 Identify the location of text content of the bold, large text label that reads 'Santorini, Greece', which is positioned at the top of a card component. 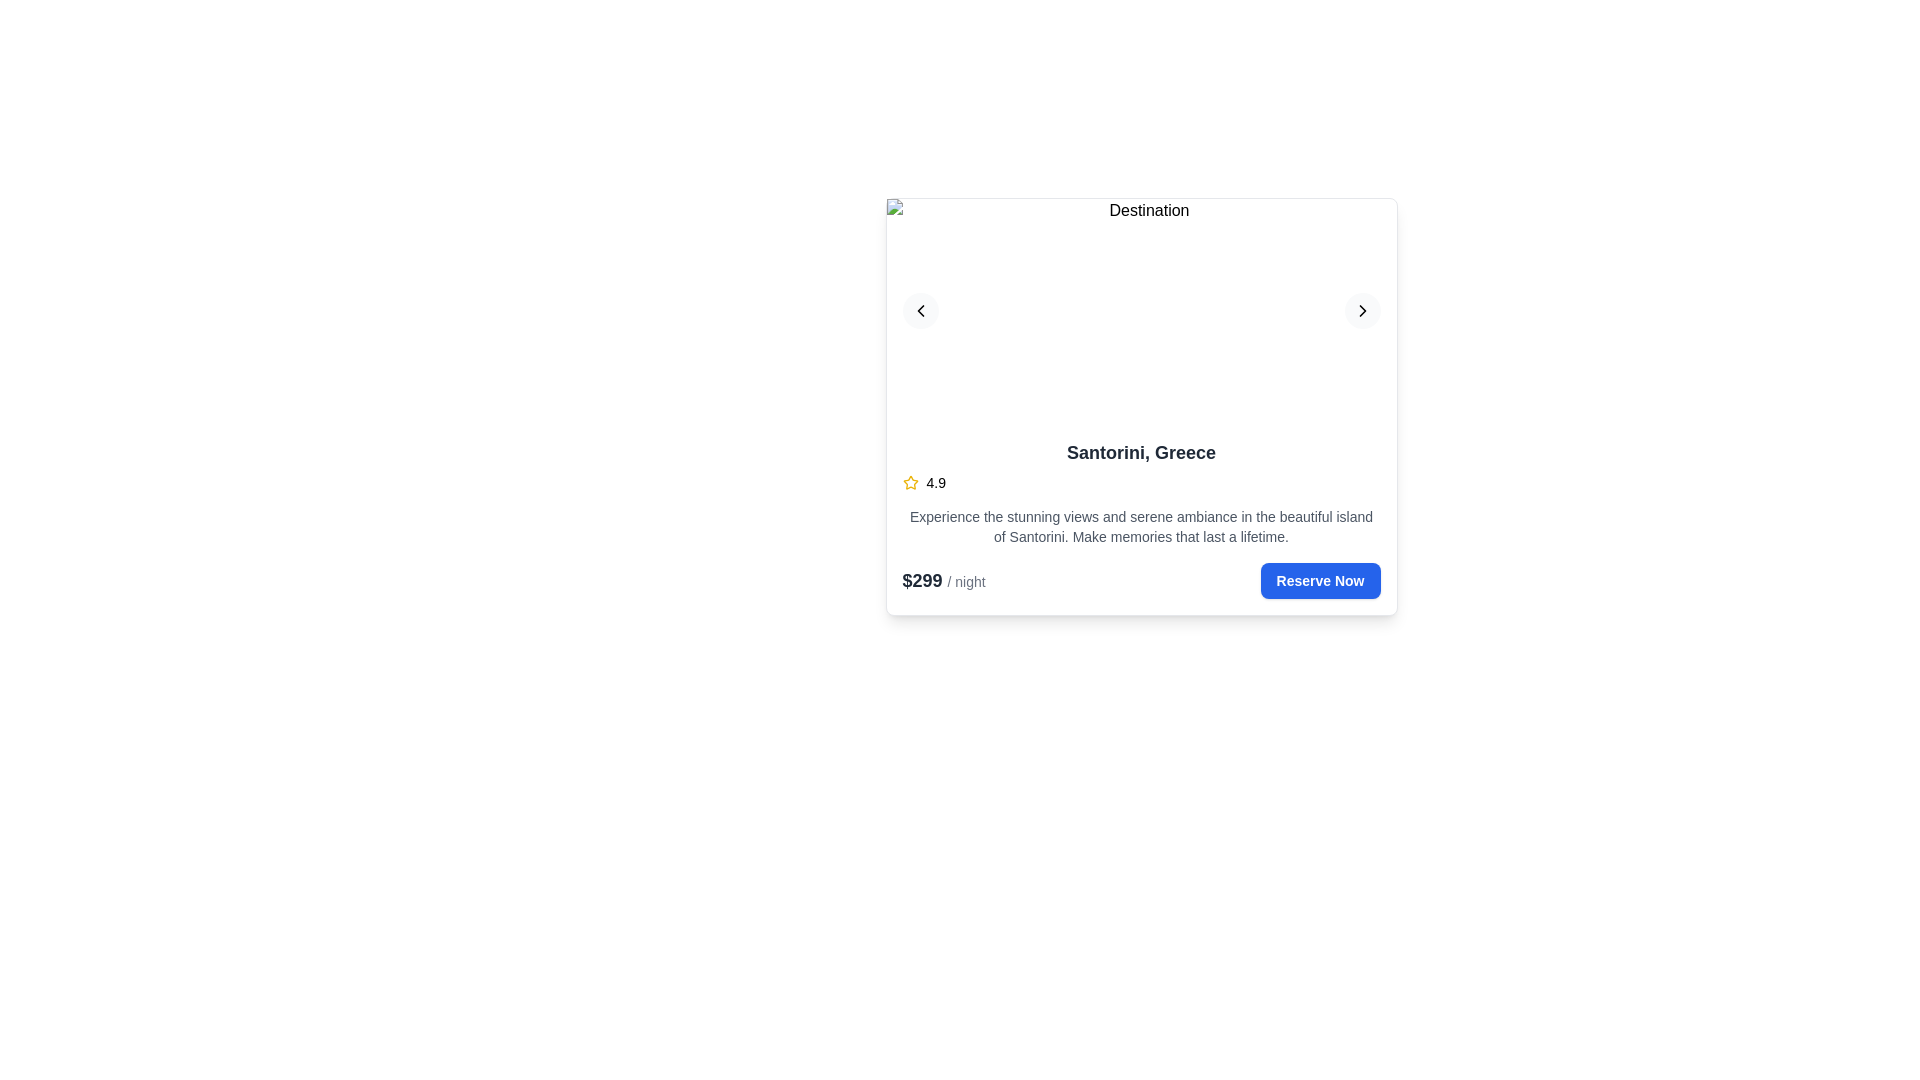
(1141, 452).